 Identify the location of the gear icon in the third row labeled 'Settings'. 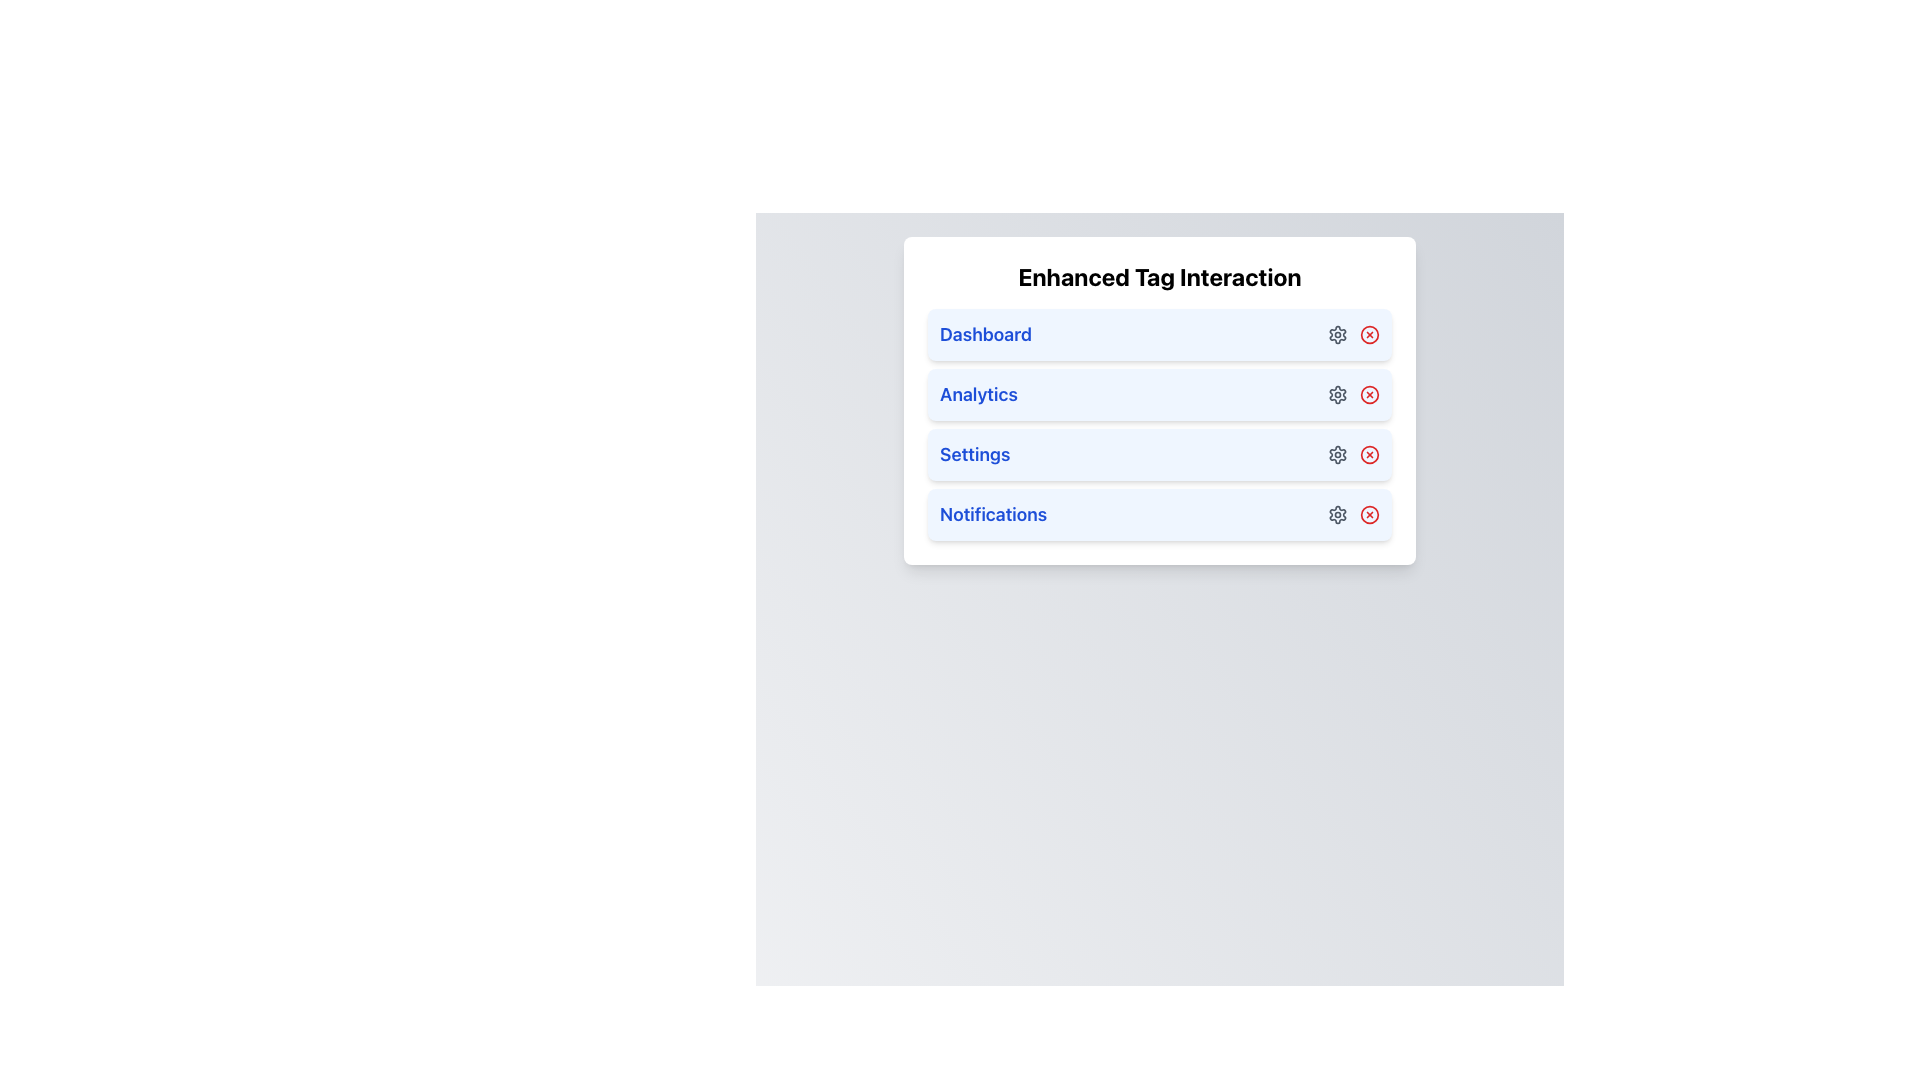
(1338, 455).